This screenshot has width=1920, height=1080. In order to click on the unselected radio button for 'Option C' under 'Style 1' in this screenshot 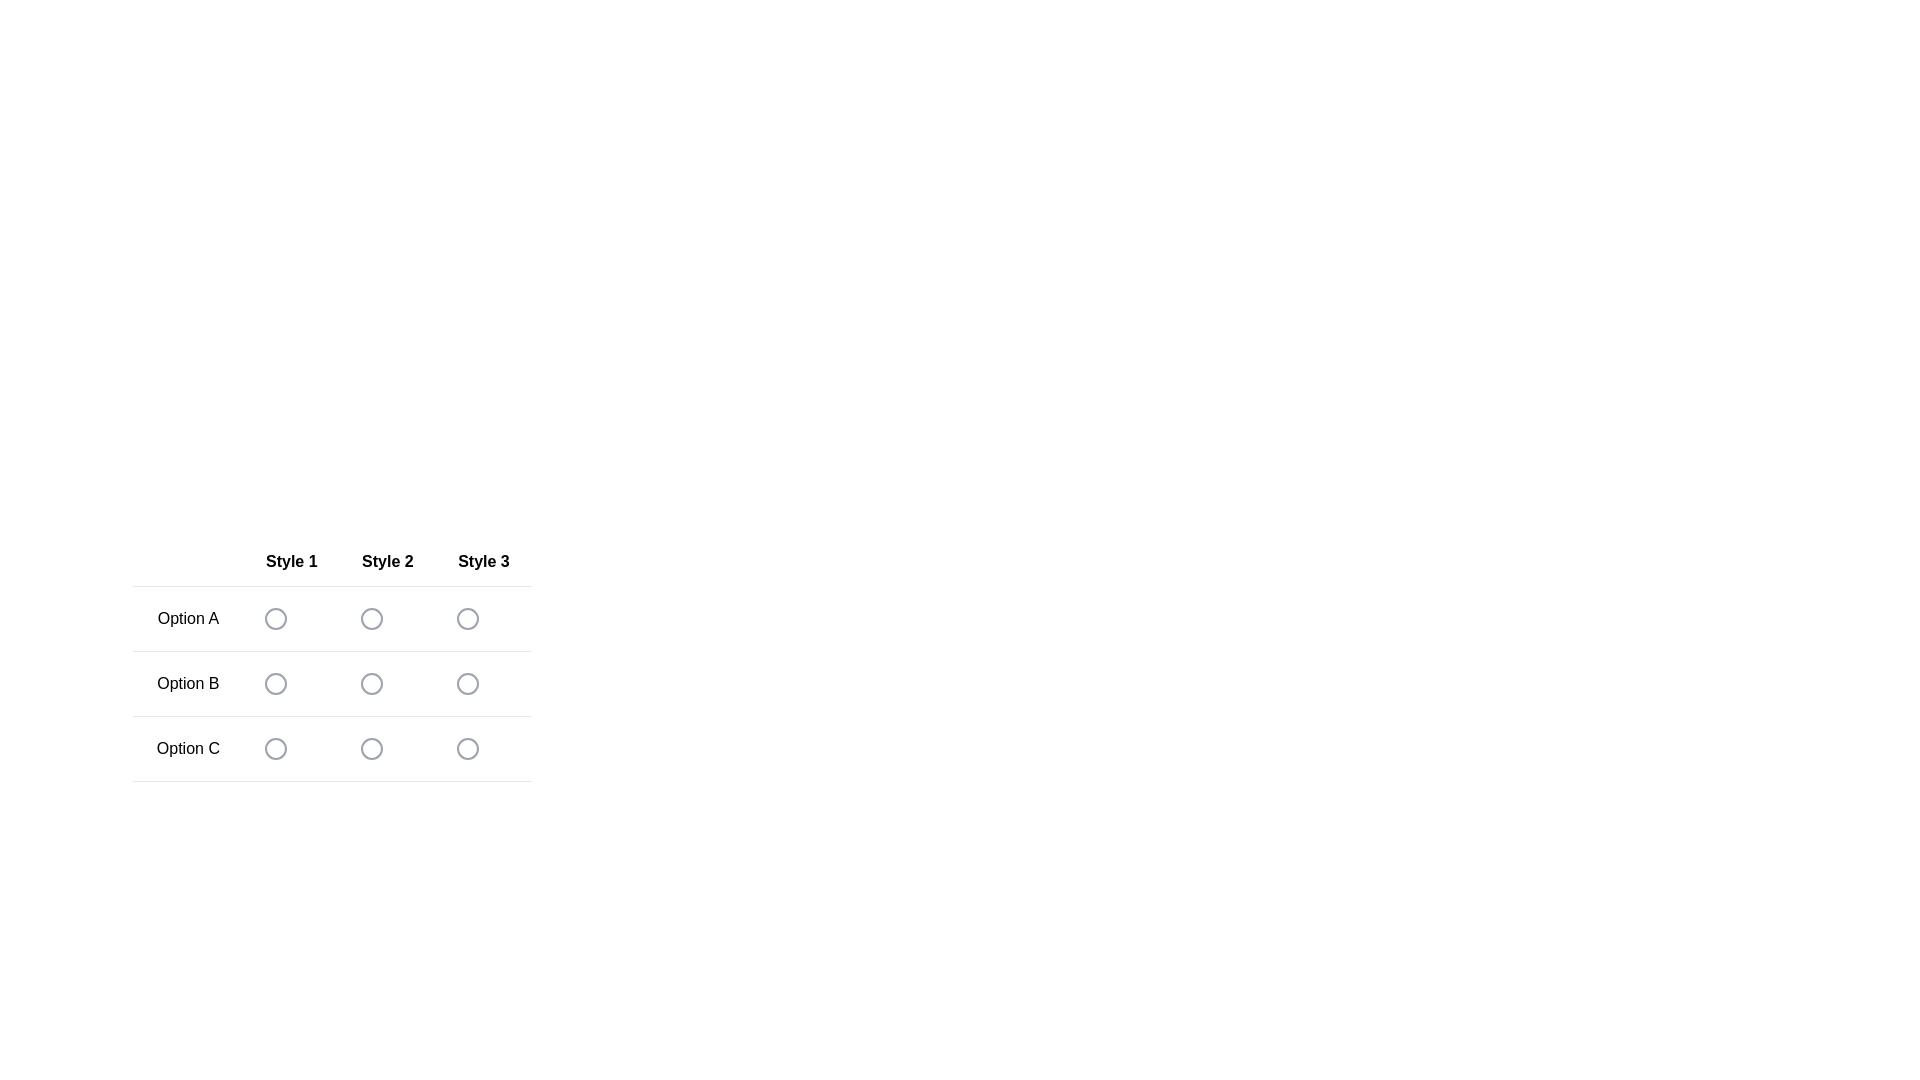, I will do `click(274, 748)`.